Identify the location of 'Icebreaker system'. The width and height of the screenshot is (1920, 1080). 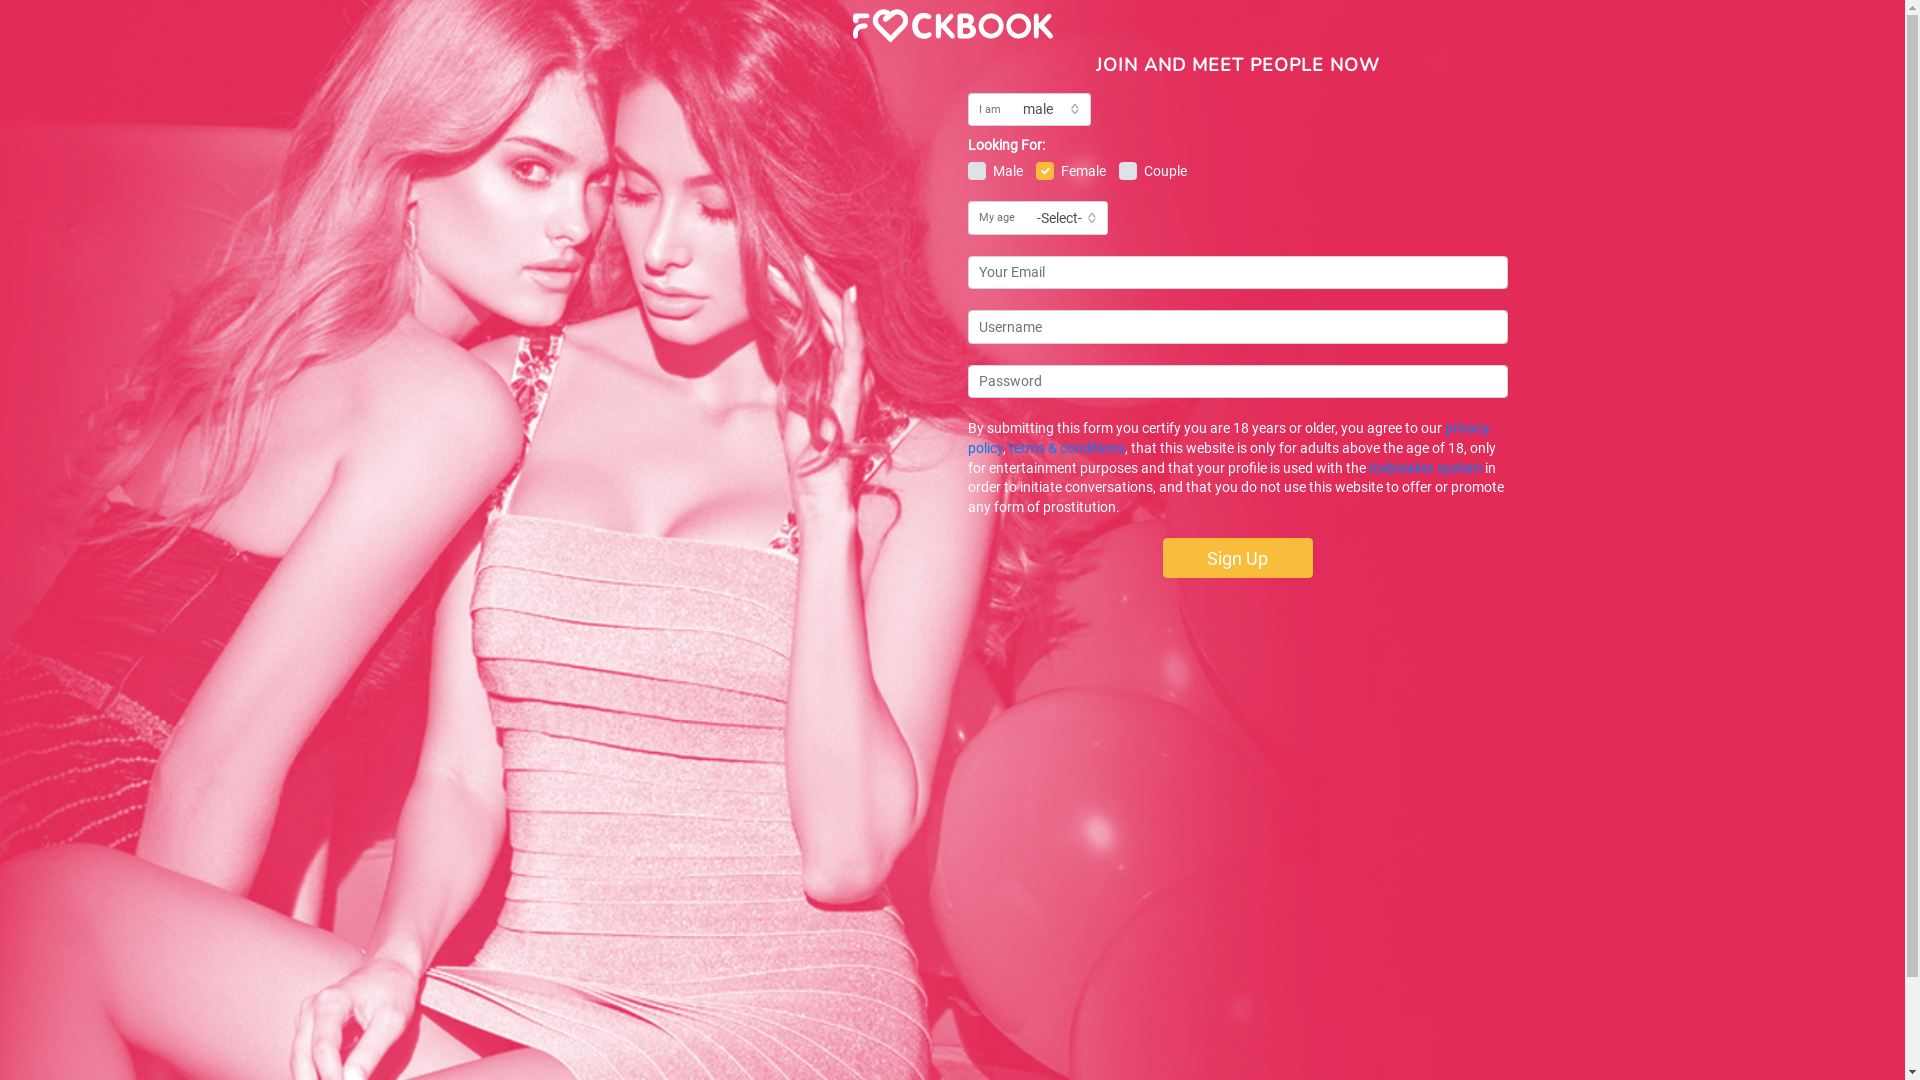
(1367, 467).